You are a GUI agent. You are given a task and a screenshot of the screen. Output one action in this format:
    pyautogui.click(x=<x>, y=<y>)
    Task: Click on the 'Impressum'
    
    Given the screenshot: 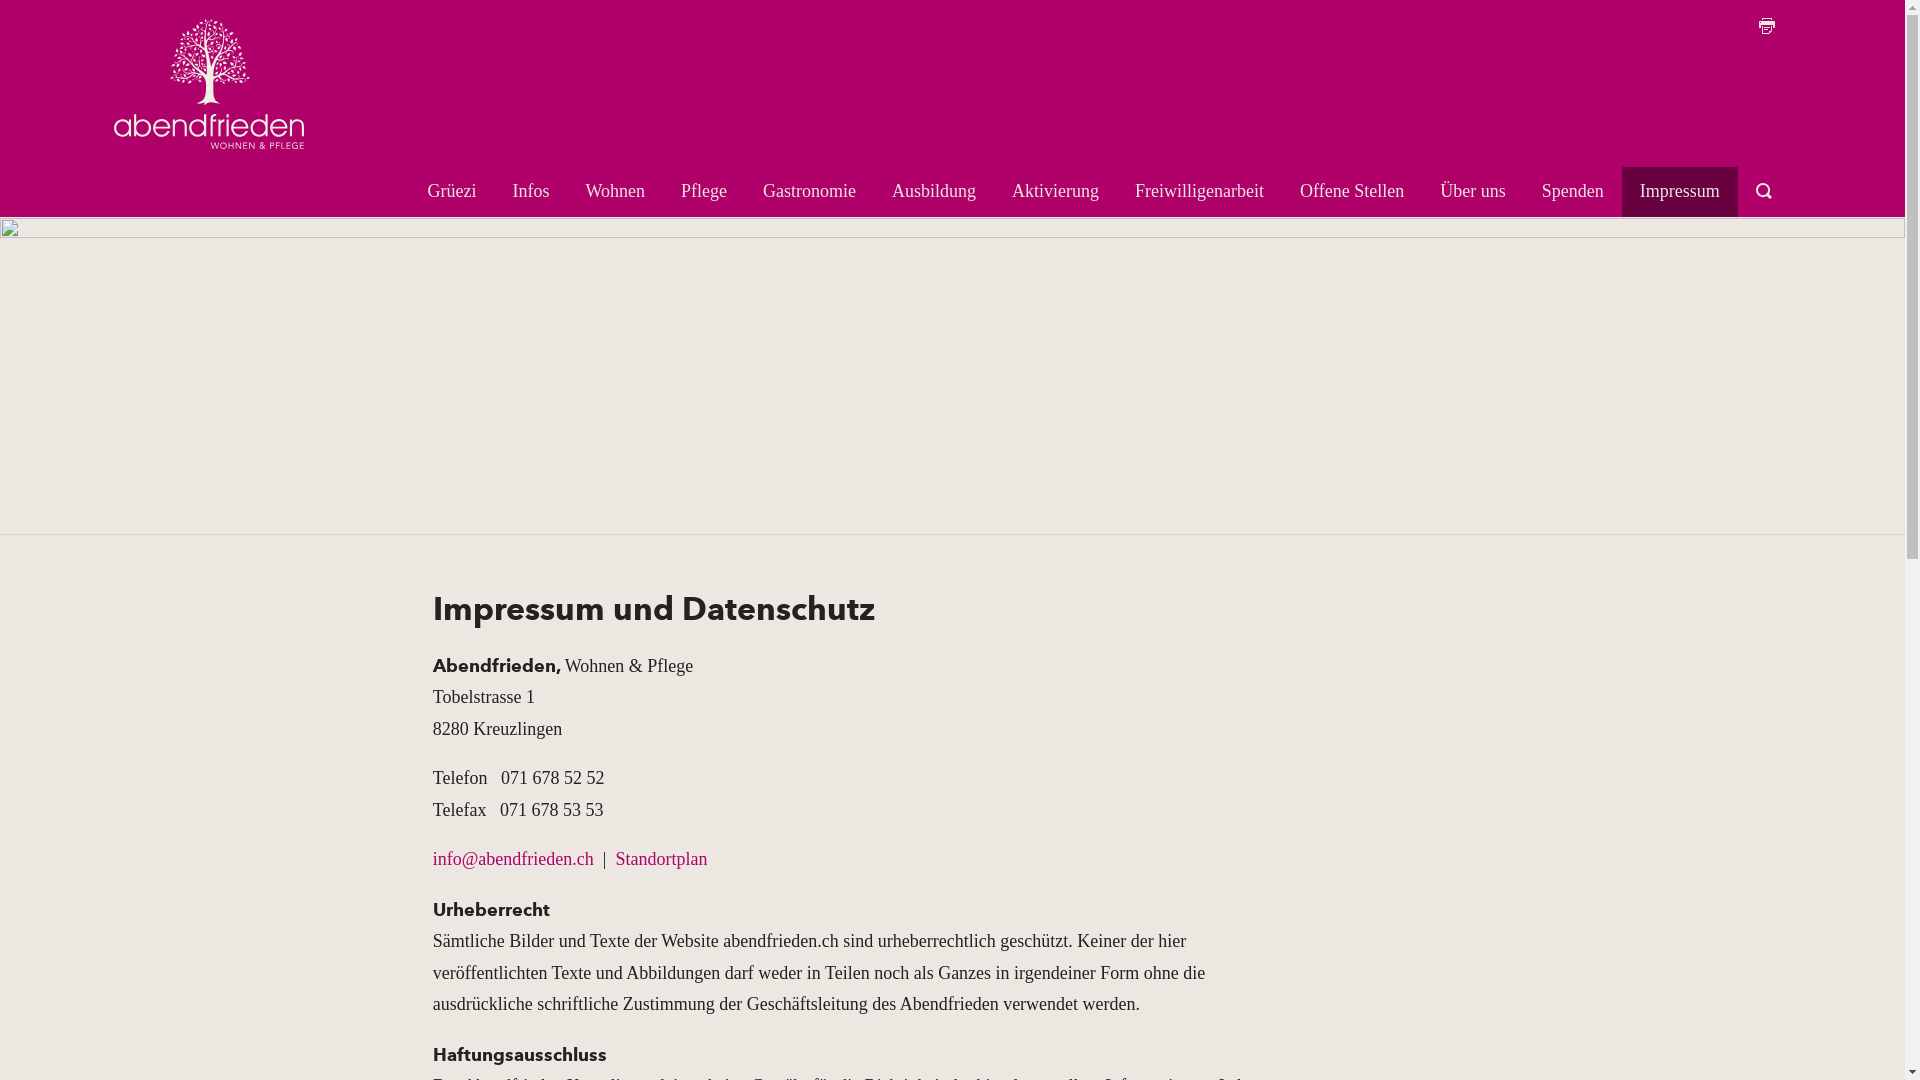 What is the action you would take?
    pyautogui.click(x=1680, y=192)
    